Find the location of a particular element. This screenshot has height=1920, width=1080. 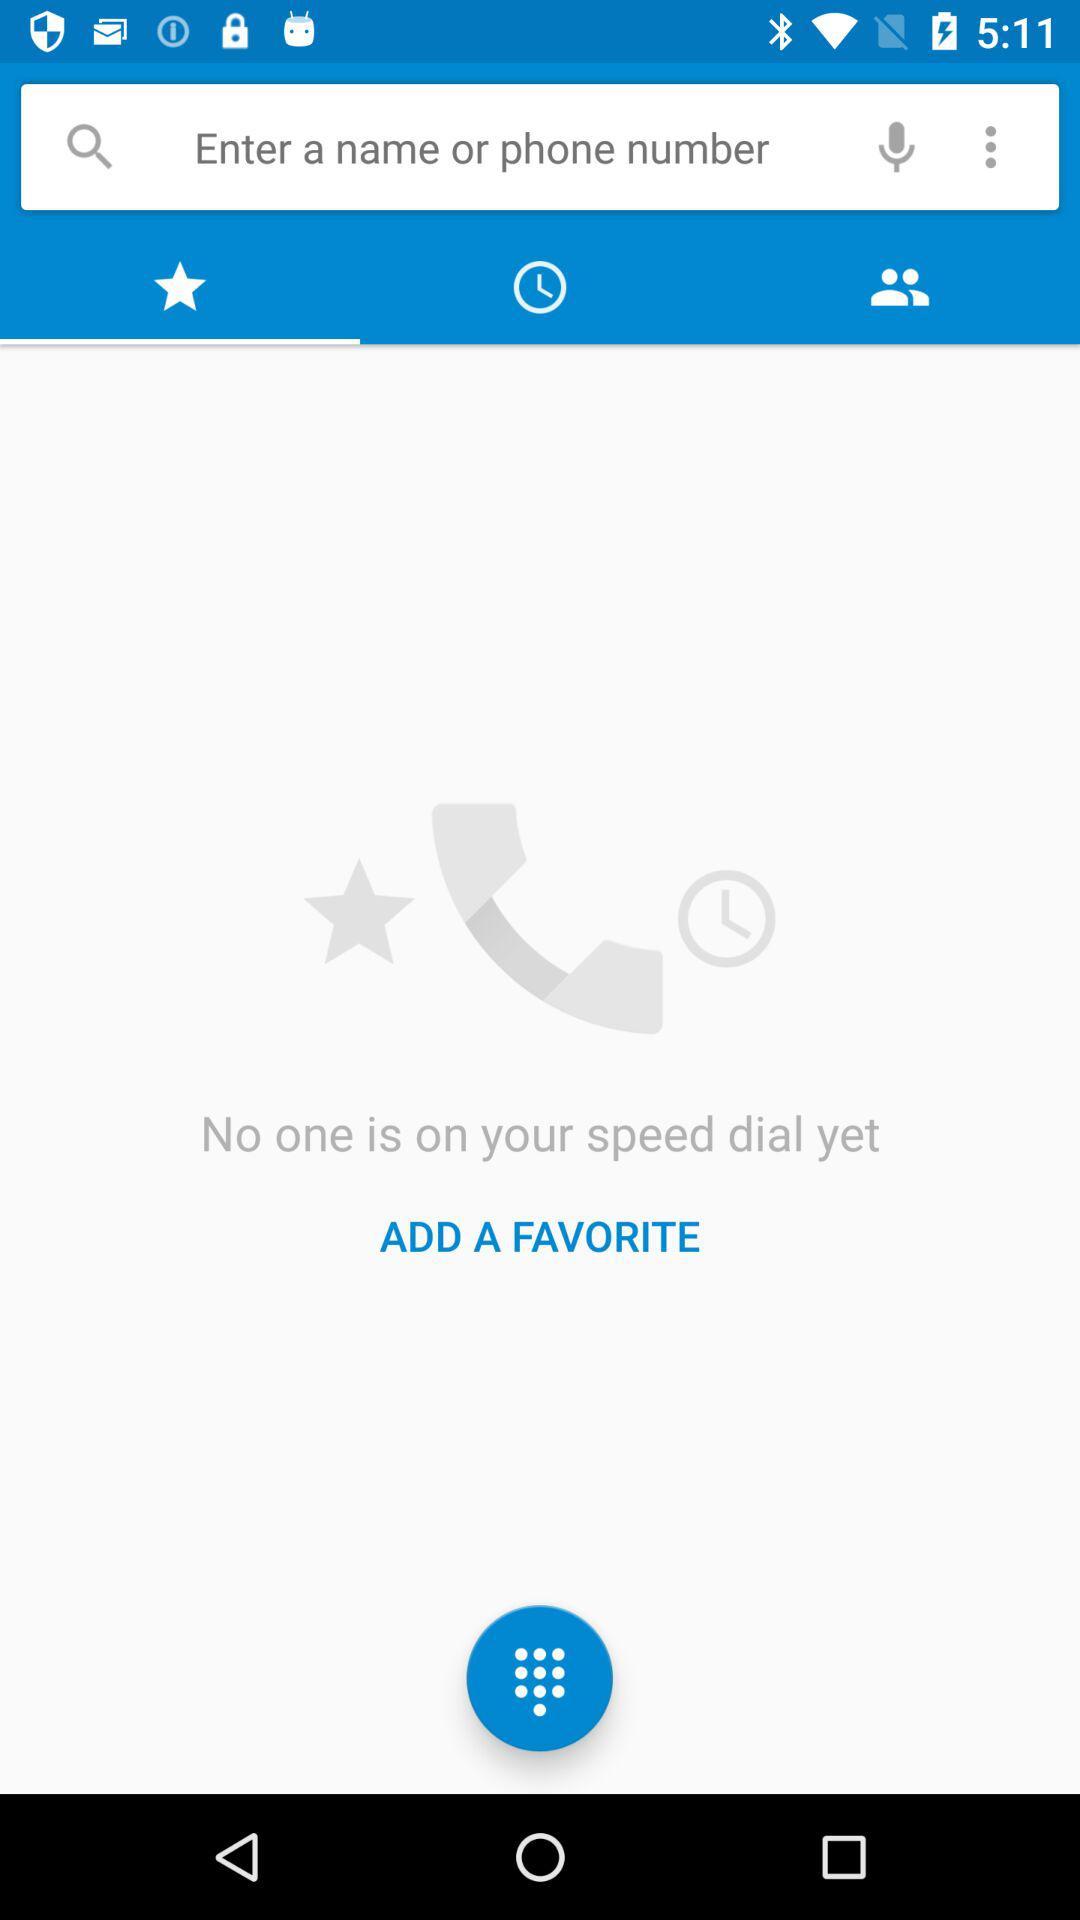

the dialpad icon is located at coordinates (540, 1678).